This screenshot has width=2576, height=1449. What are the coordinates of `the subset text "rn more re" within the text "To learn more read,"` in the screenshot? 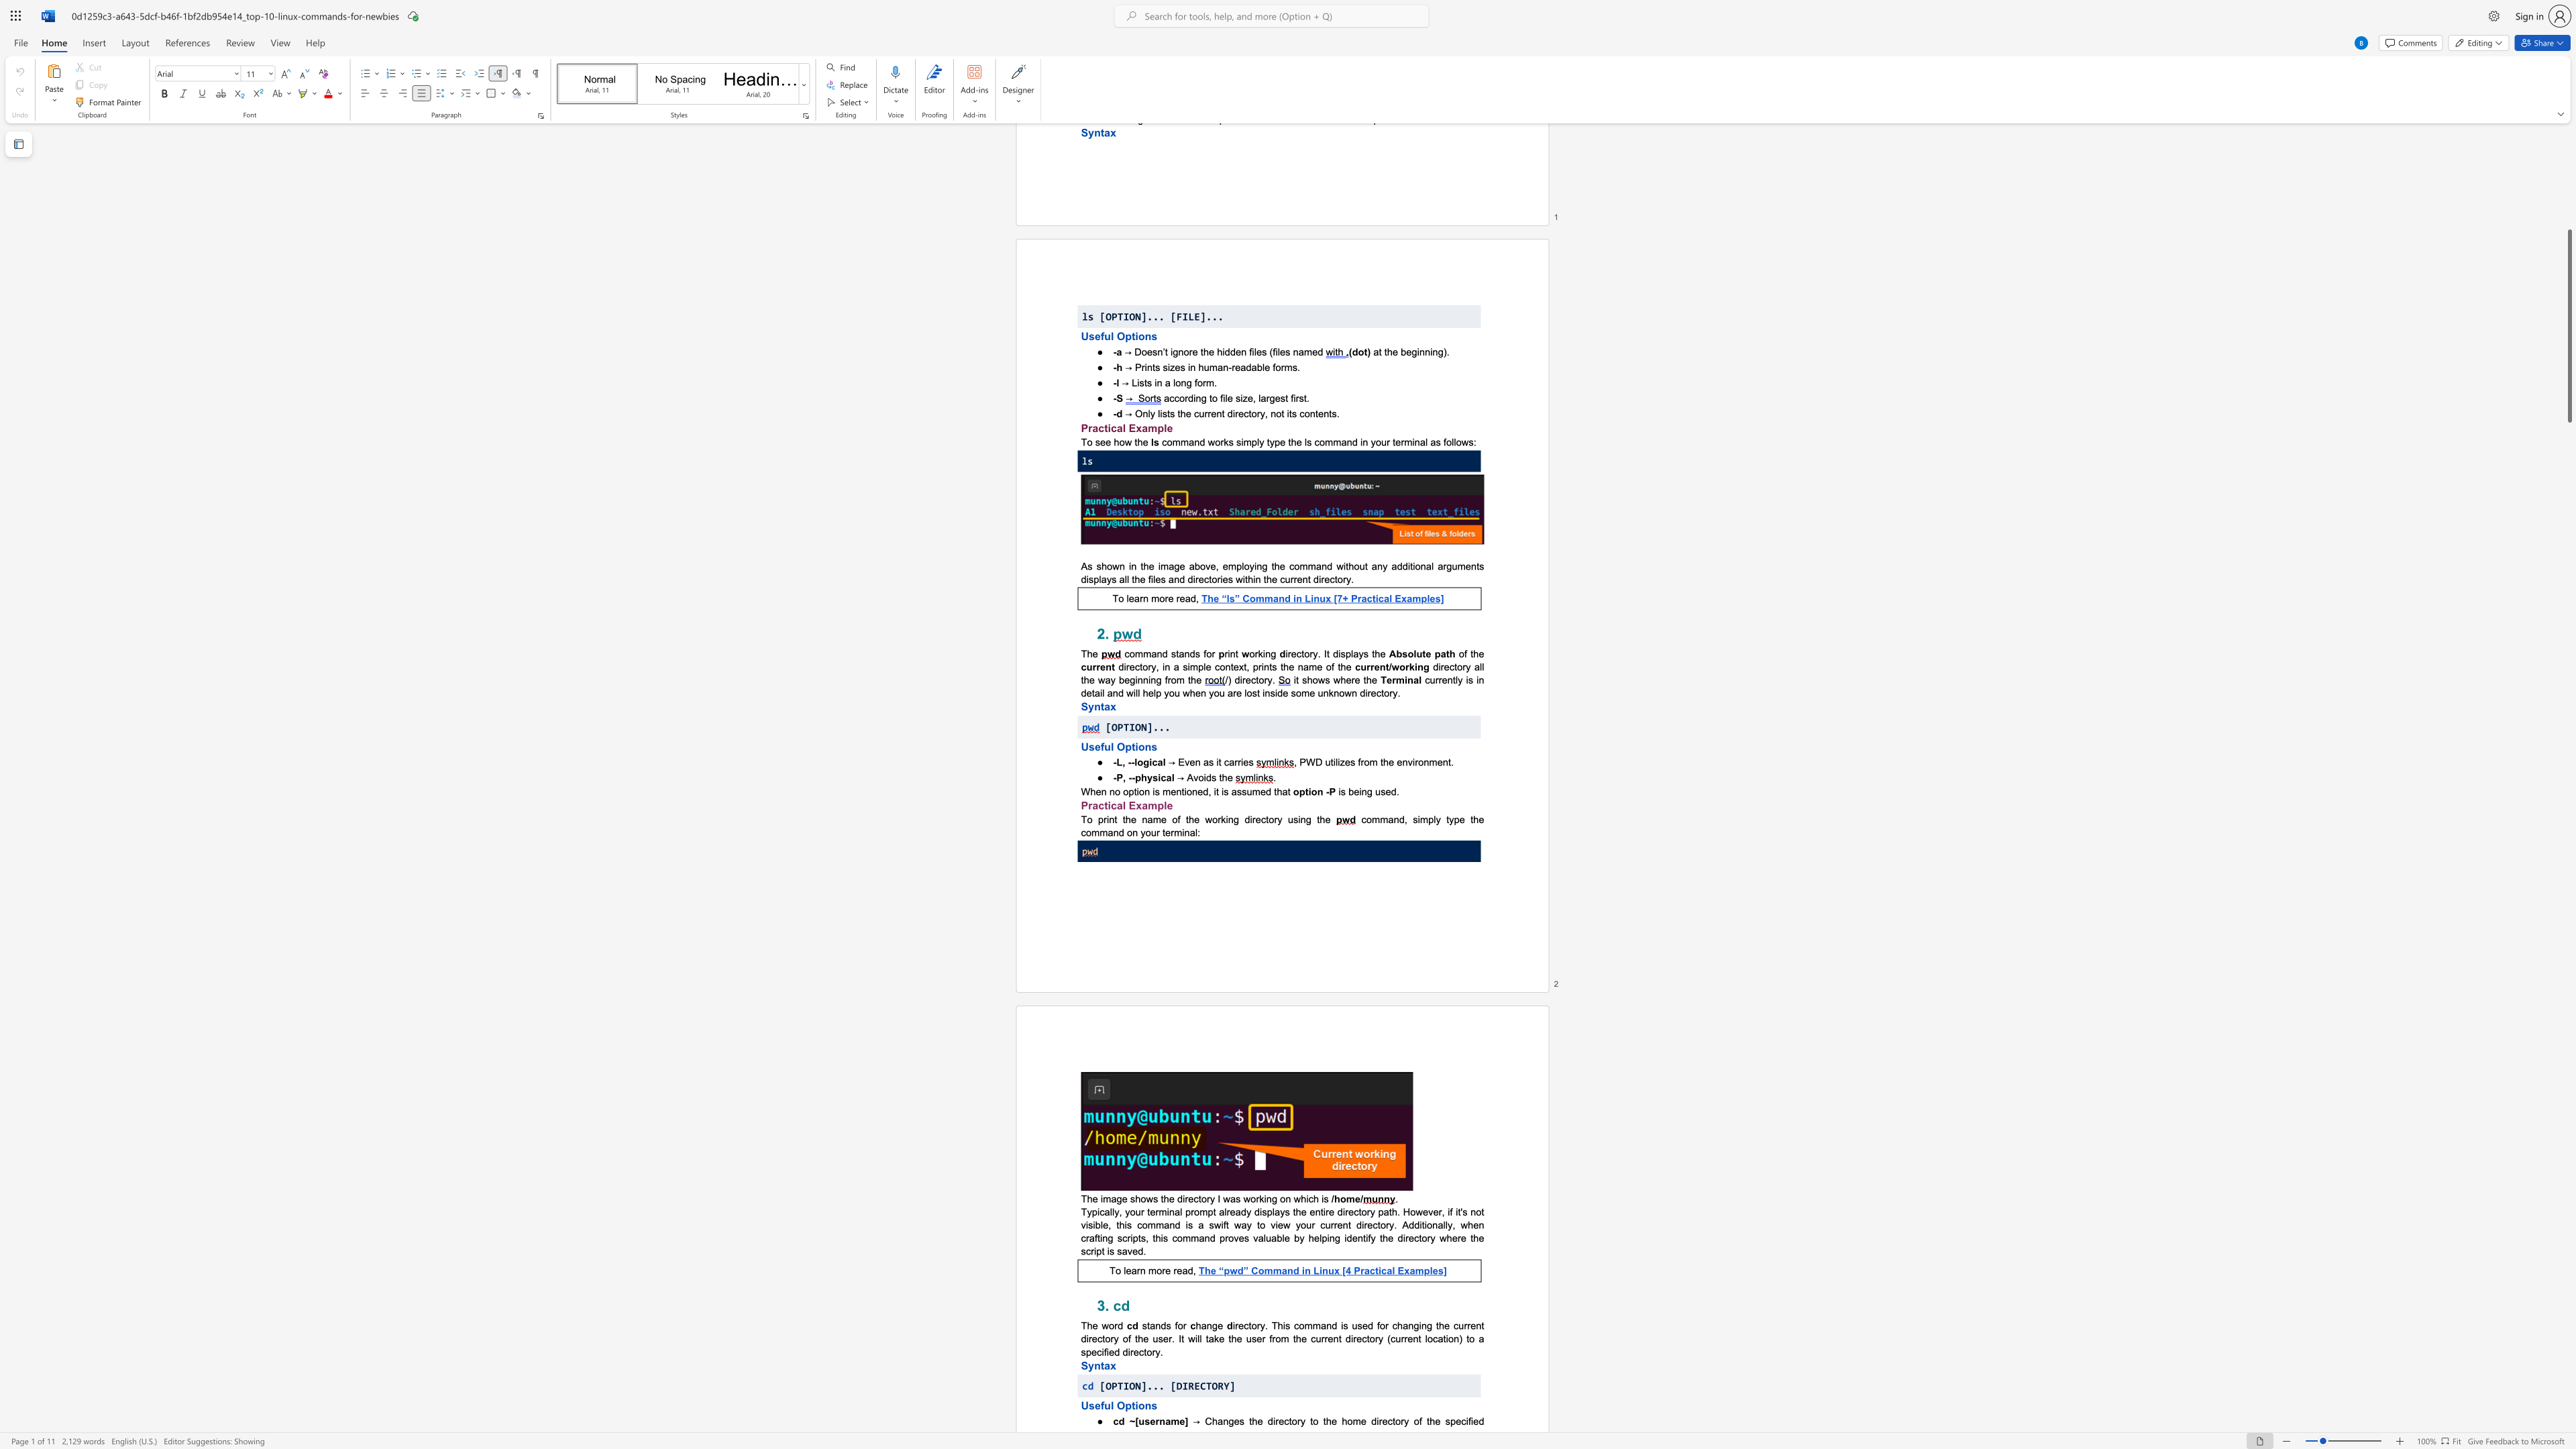 It's located at (1136, 1269).